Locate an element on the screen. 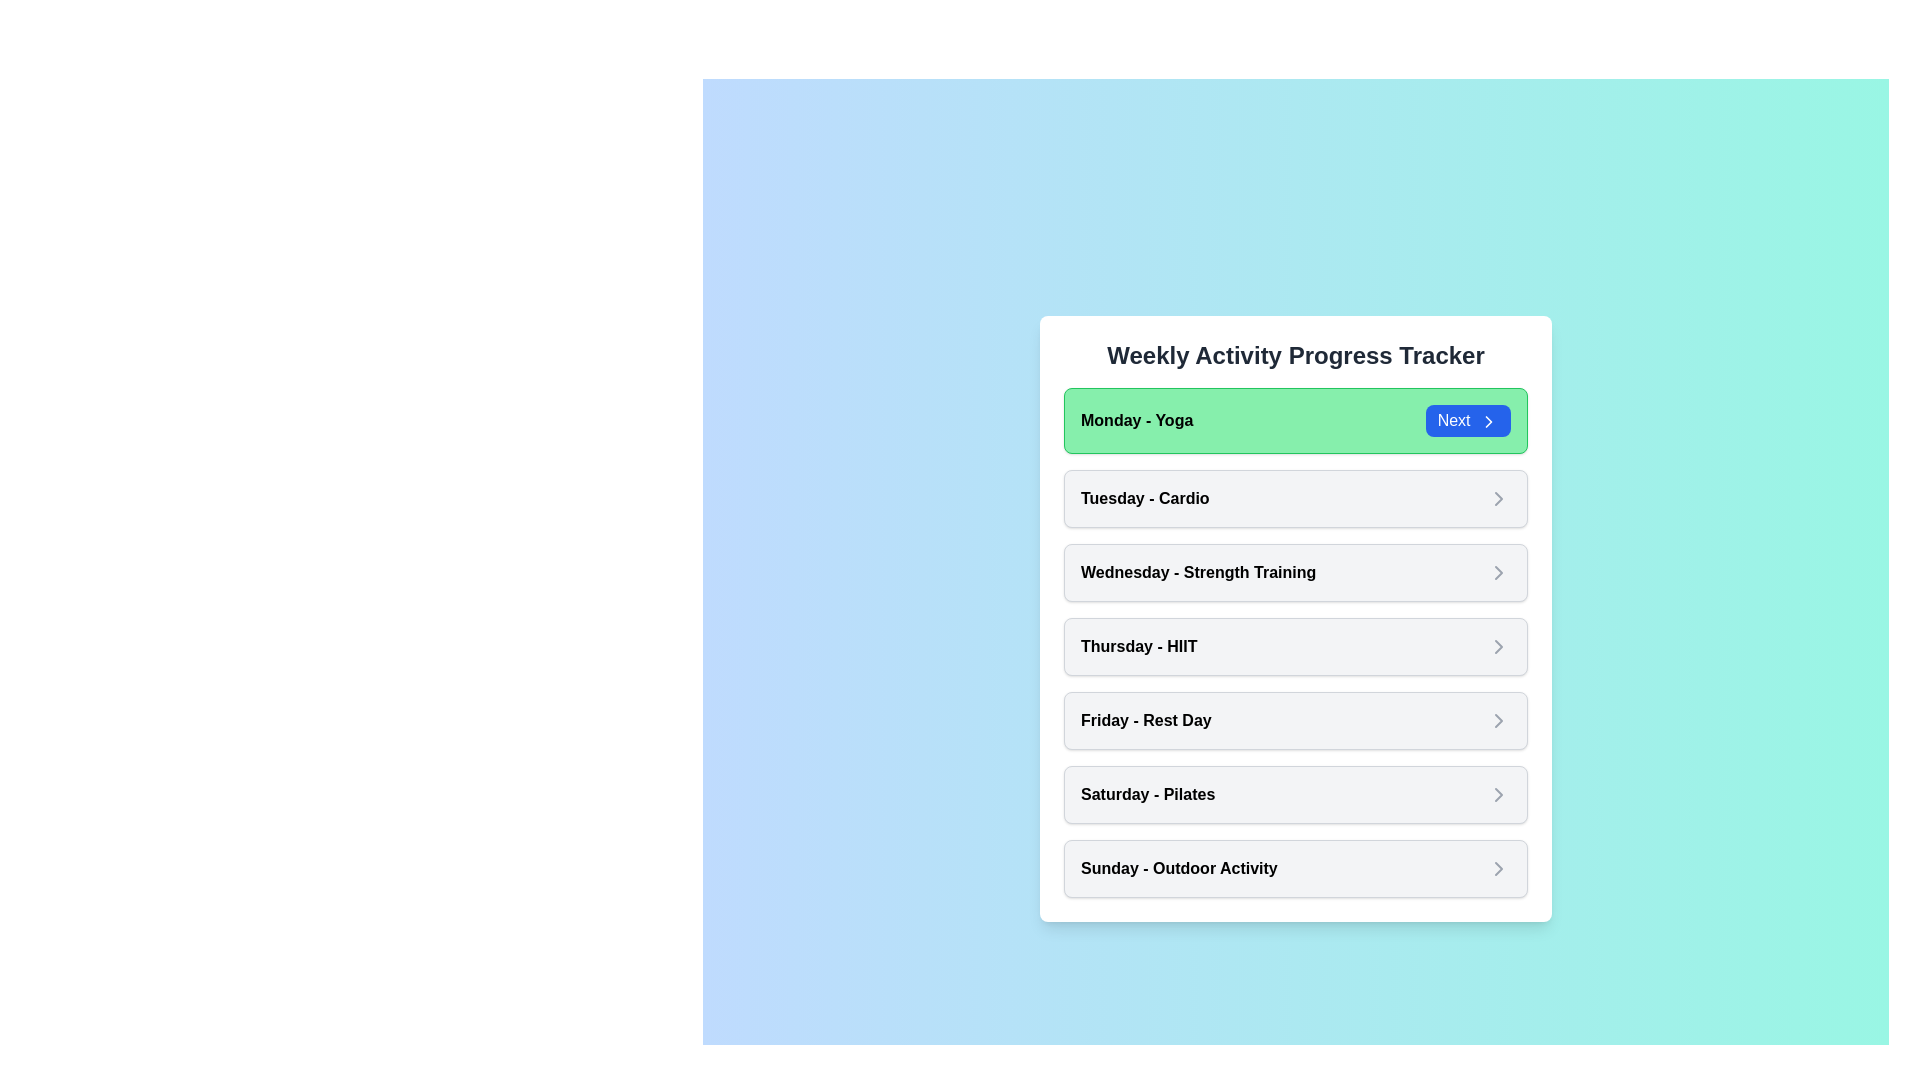  the chevron icon by clicking the 'Next' button that contains it, located on the right-hand side of the 'Weekly Activity Progress Tracker' panel is located at coordinates (1488, 419).